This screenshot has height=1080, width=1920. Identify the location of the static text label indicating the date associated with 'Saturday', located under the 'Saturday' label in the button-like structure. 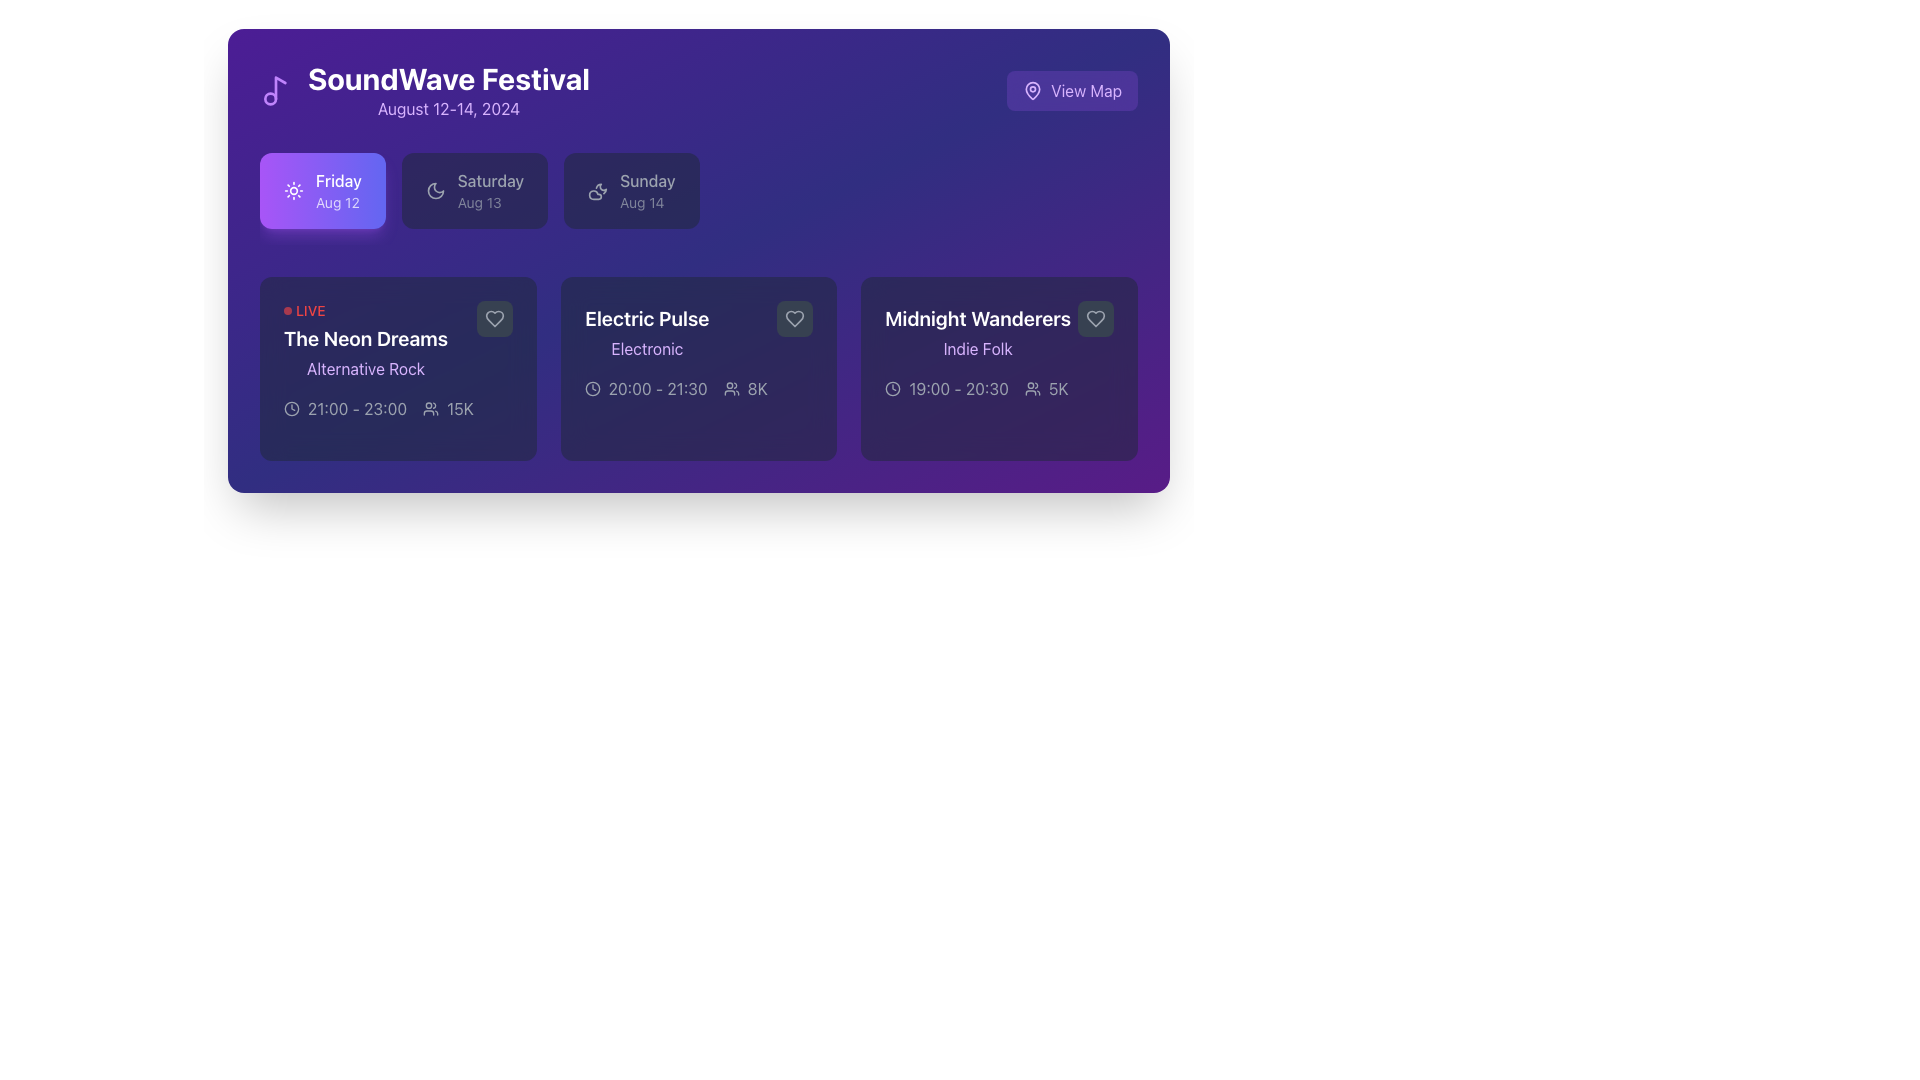
(490, 203).